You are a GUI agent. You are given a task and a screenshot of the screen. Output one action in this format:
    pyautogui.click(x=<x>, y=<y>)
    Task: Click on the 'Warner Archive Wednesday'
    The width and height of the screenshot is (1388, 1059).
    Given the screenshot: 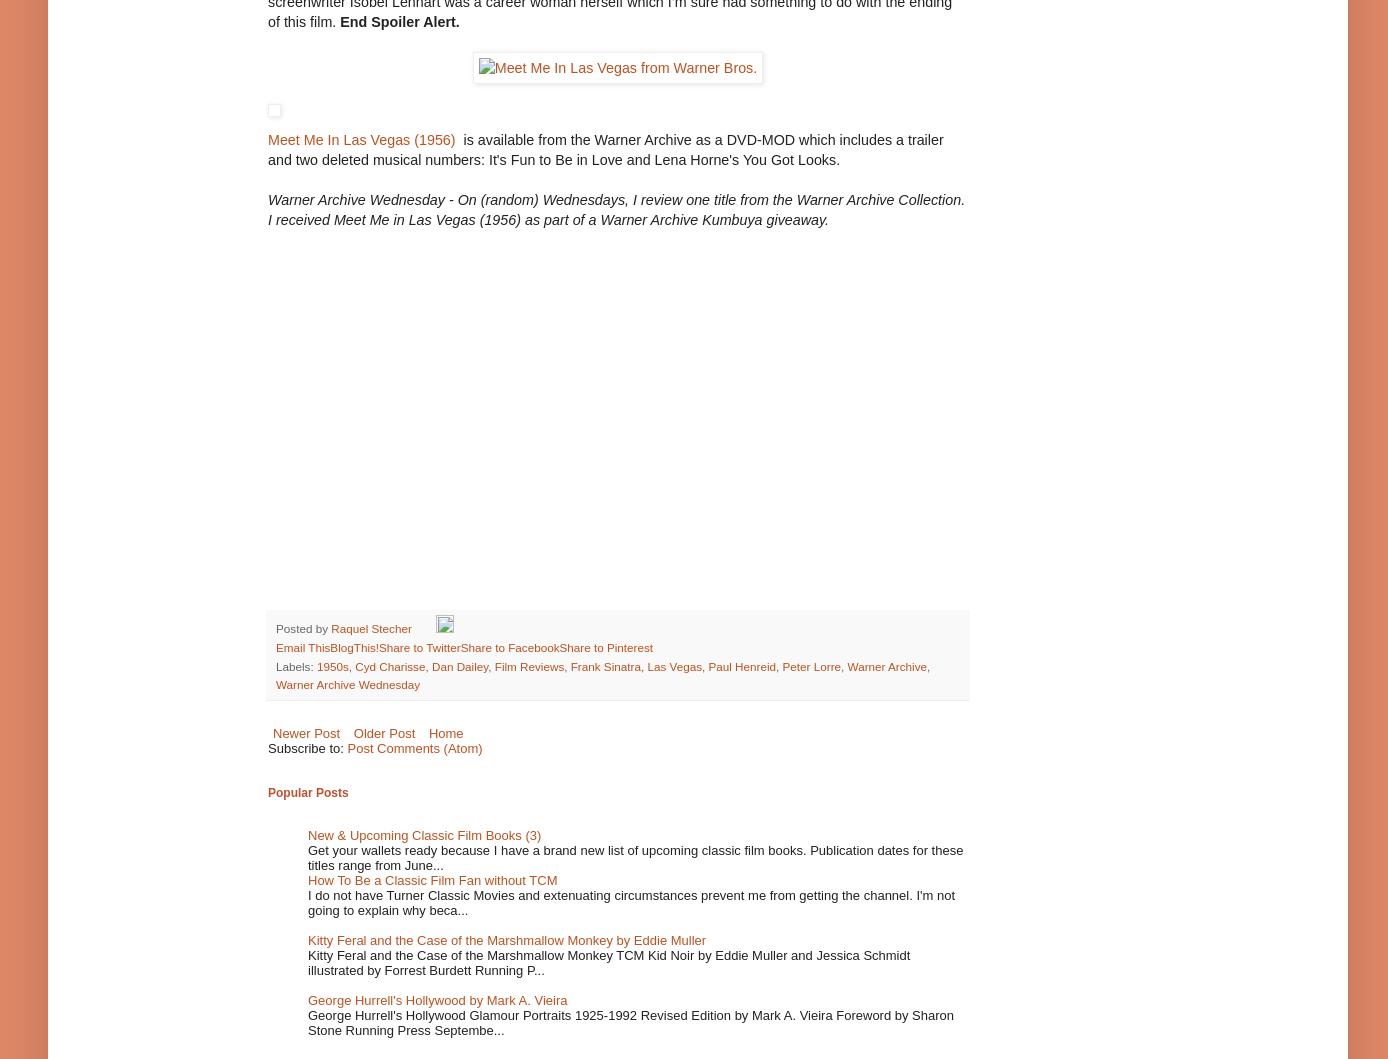 What is the action you would take?
    pyautogui.click(x=347, y=684)
    